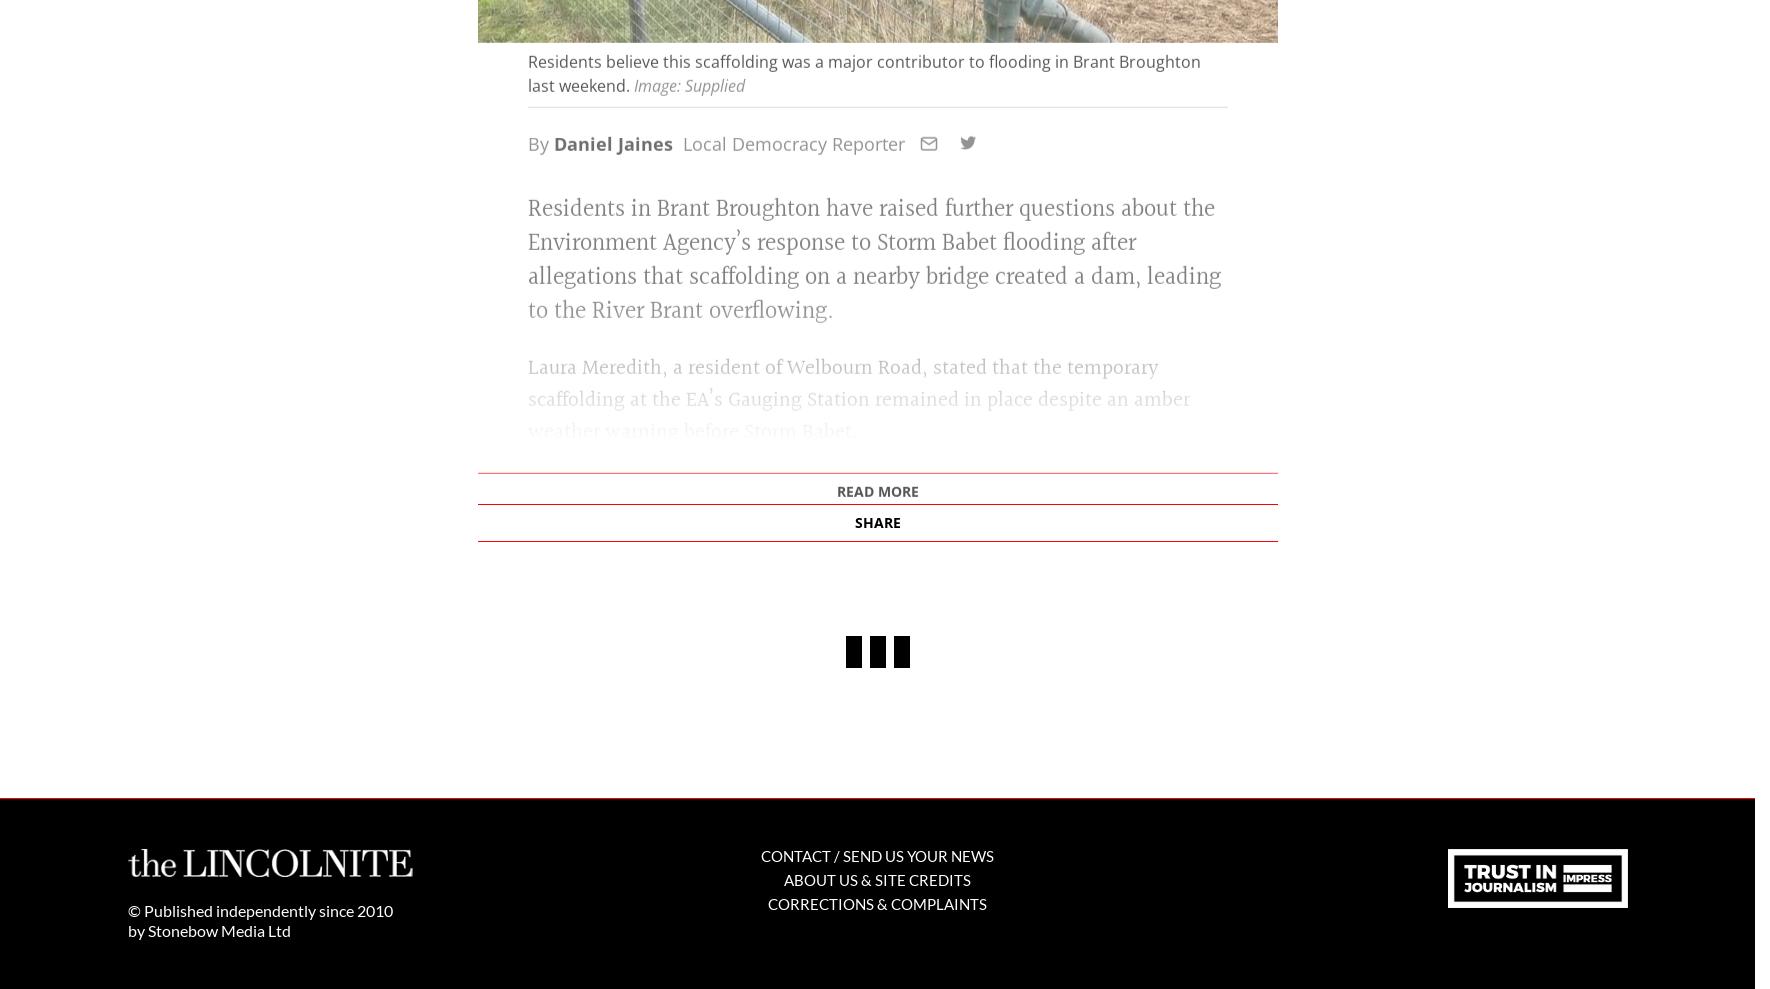 This screenshot has width=1770, height=989. I want to click on 'Daniel Jaines', so click(611, 448).